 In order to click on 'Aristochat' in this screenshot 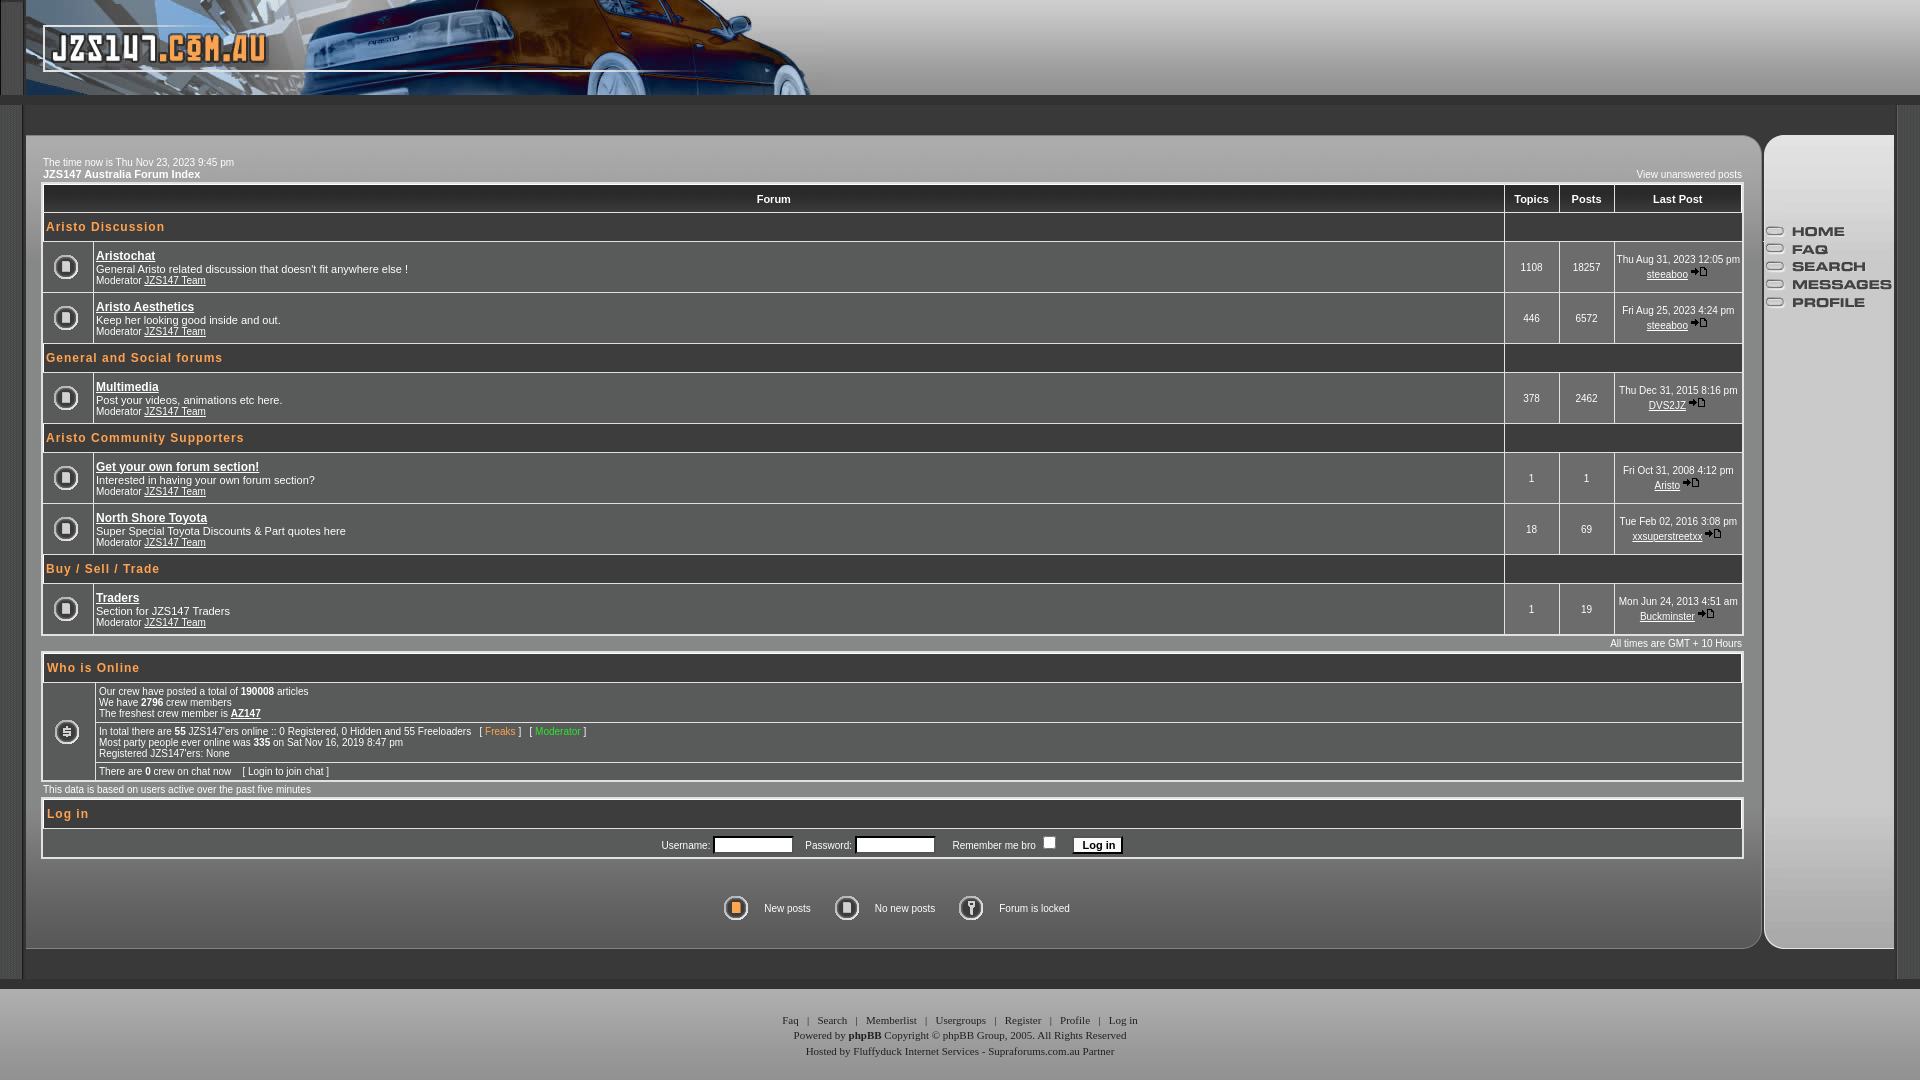, I will do `click(95, 253)`.